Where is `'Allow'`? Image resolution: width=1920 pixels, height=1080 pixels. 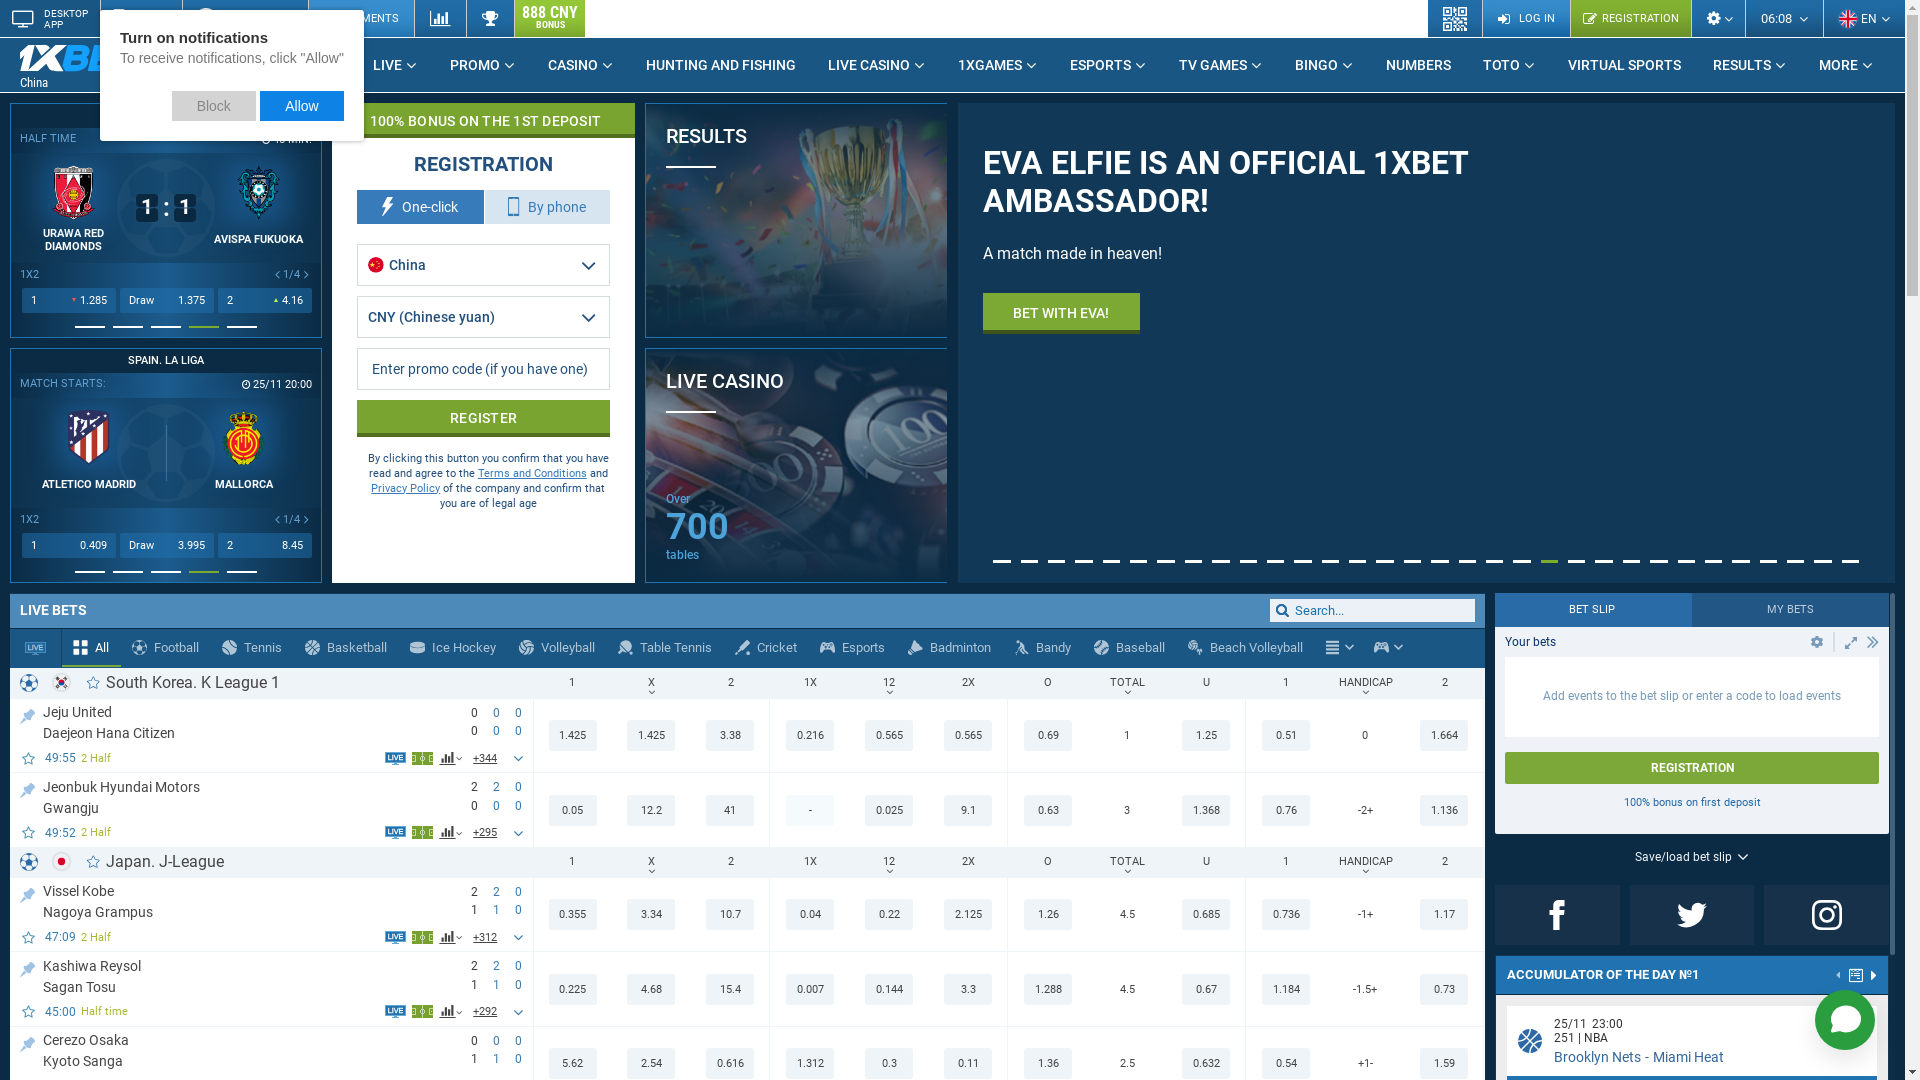
'Allow' is located at coordinates (301, 105).